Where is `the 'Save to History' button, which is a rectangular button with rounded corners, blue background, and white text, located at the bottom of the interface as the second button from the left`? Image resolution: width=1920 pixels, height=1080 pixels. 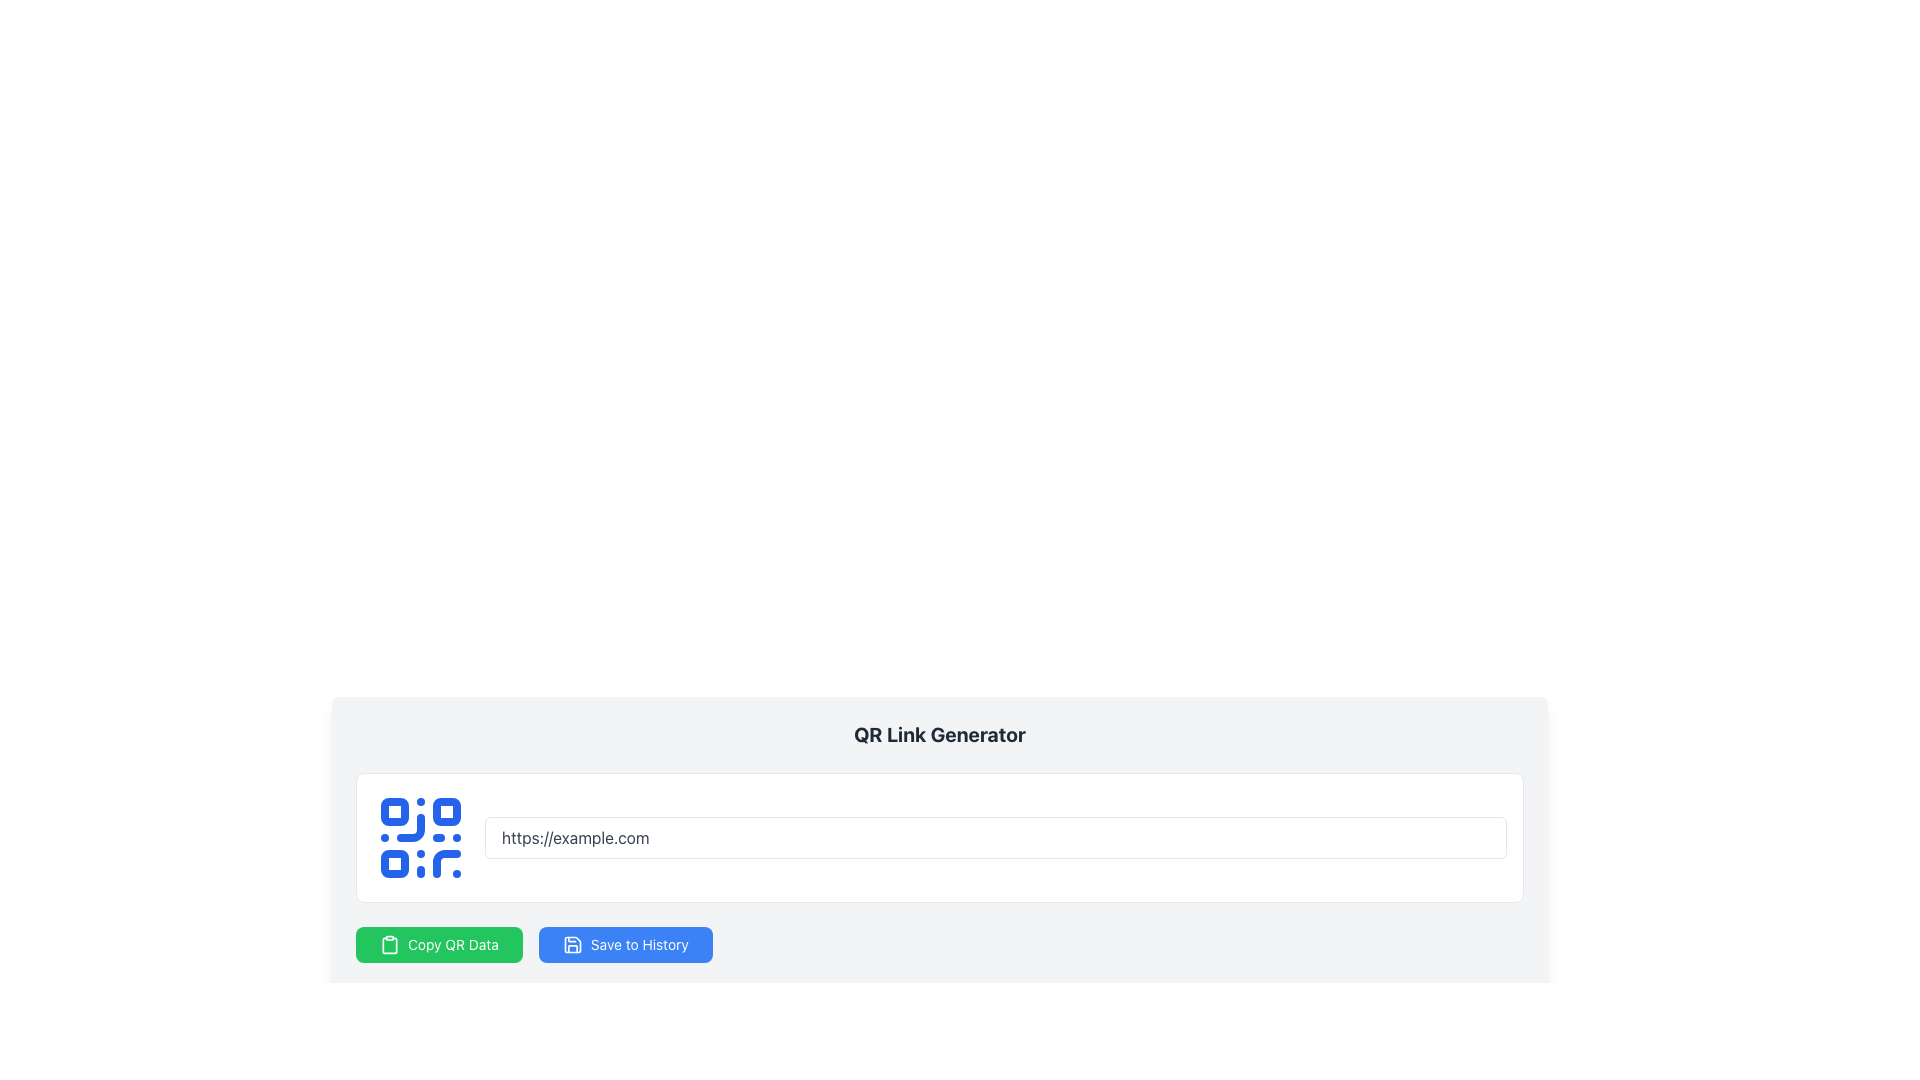 the 'Save to History' button, which is a rectangular button with rounded corners, blue background, and white text, located at the bottom of the interface as the second button from the left is located at coordinates (624, 945).